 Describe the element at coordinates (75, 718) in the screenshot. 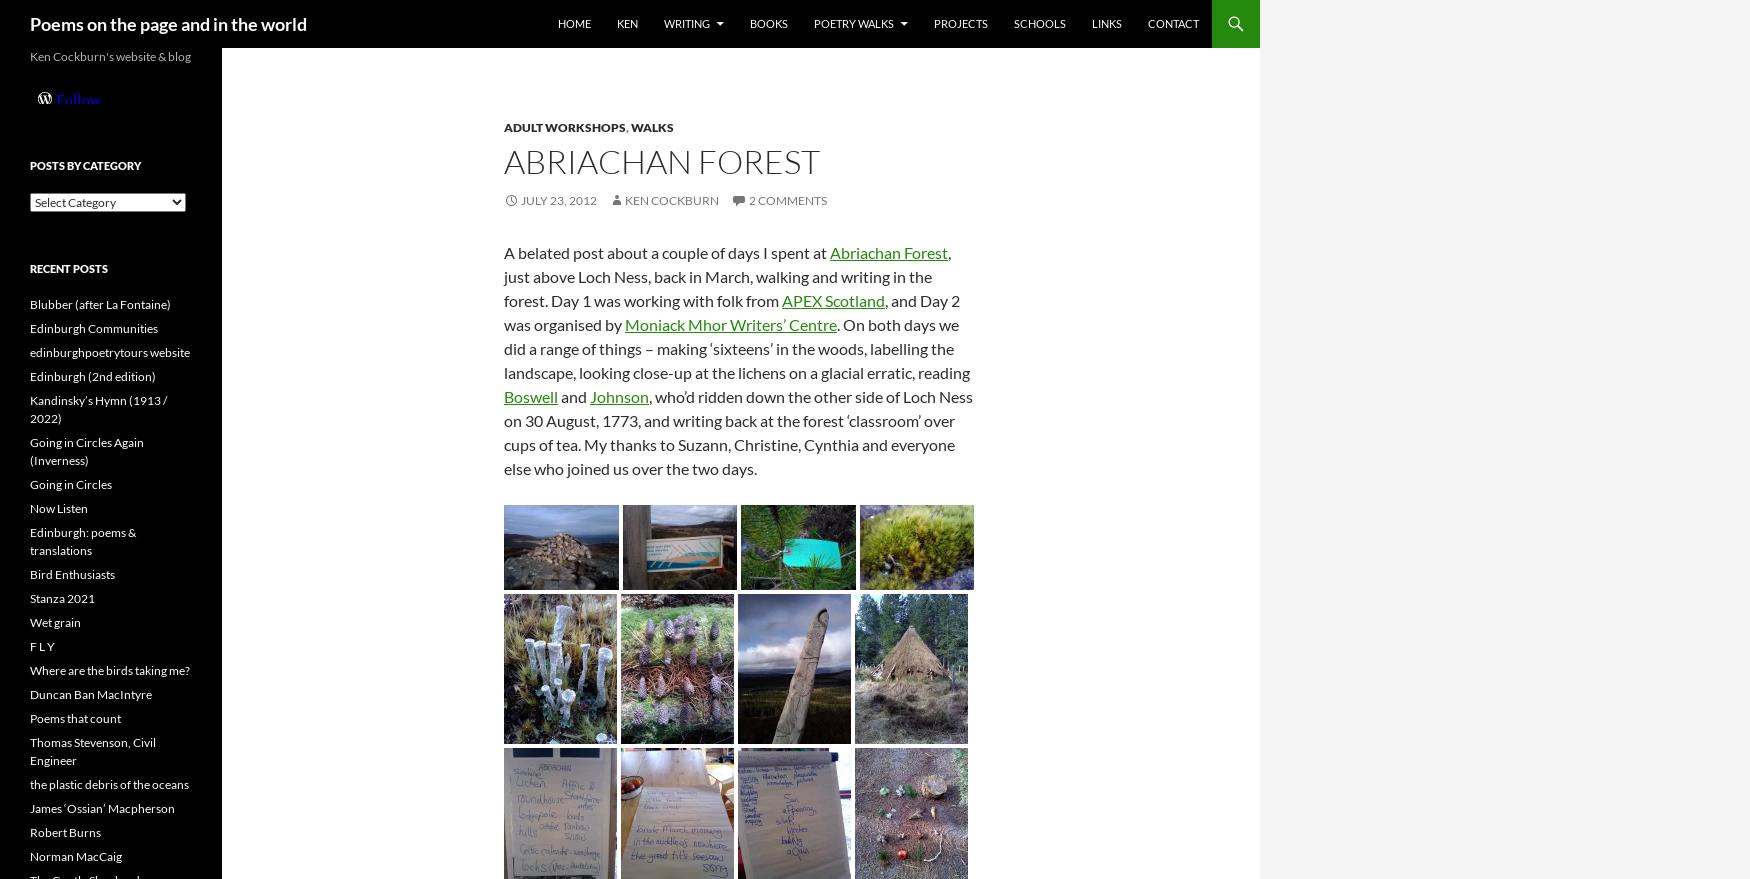

I see `'Poems that count'` at that location.